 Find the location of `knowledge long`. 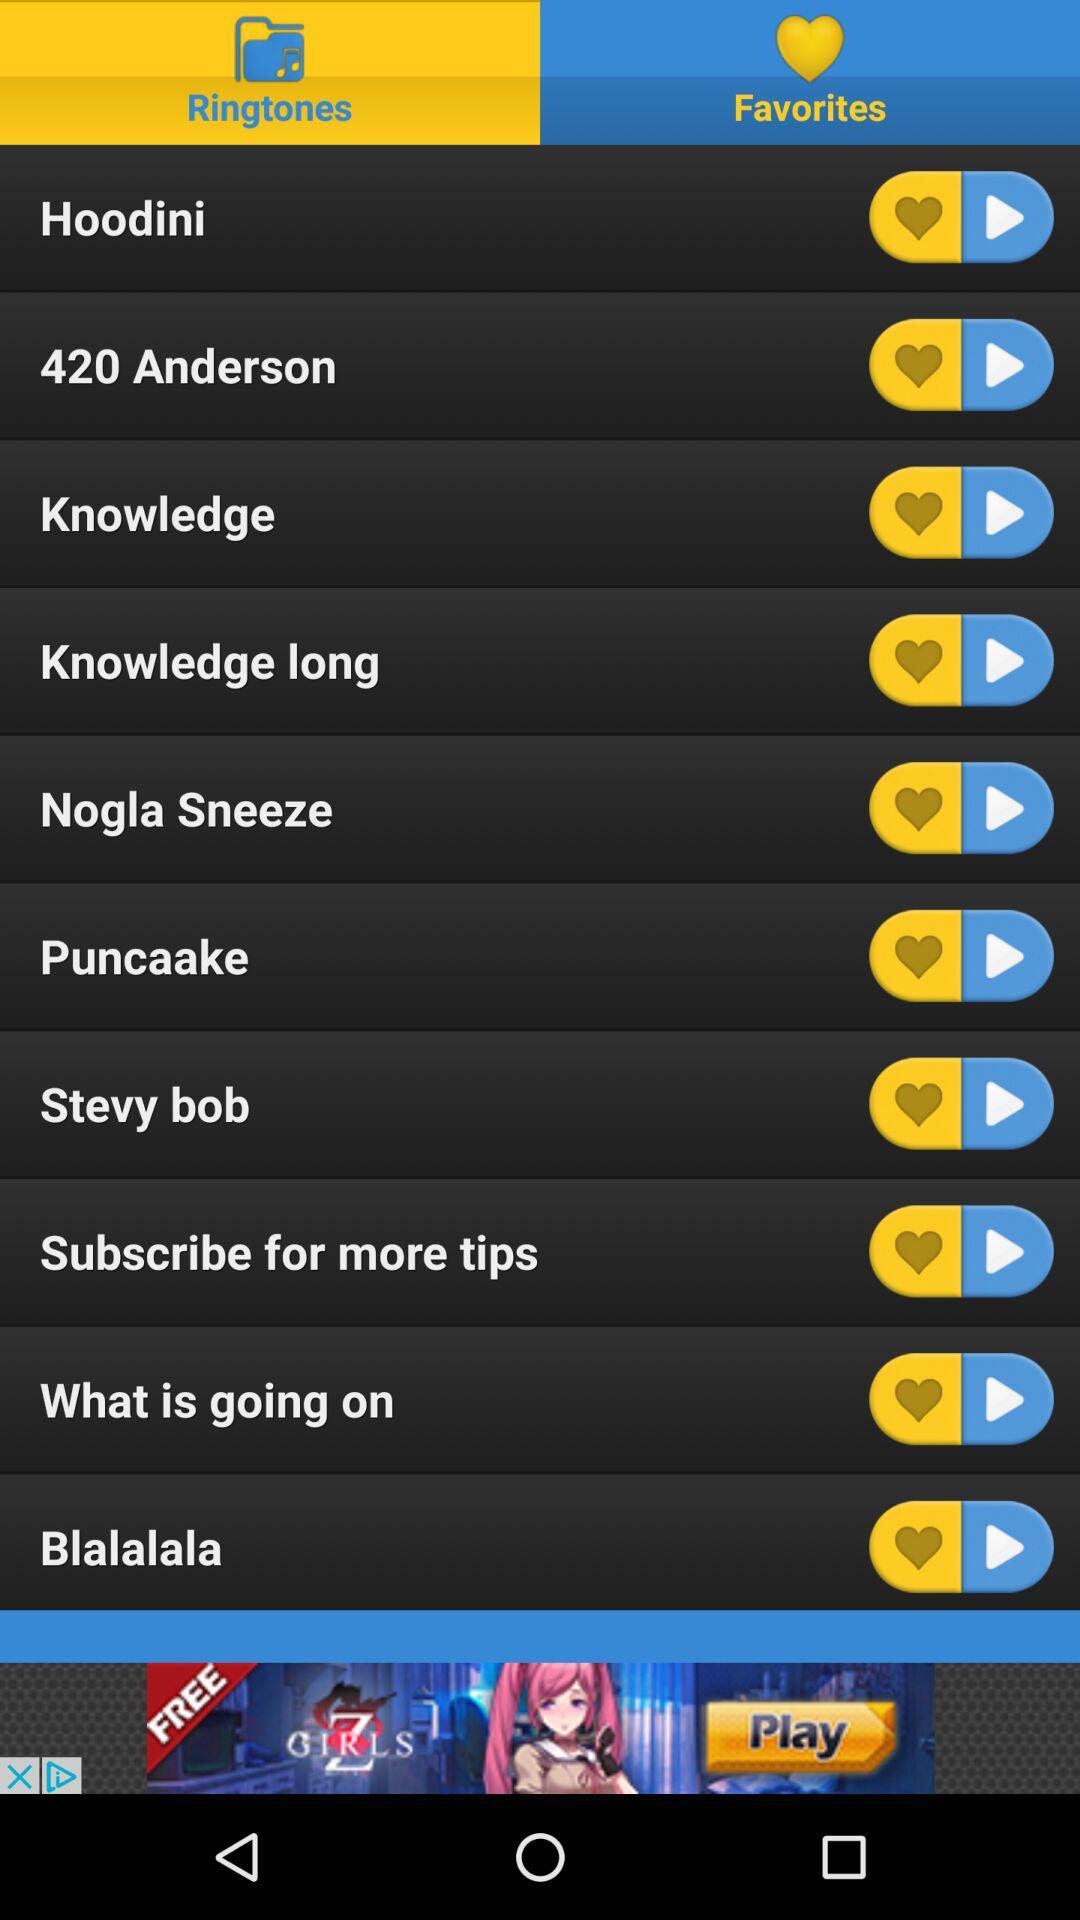

knowledge long is located at coordinates (915, 660).